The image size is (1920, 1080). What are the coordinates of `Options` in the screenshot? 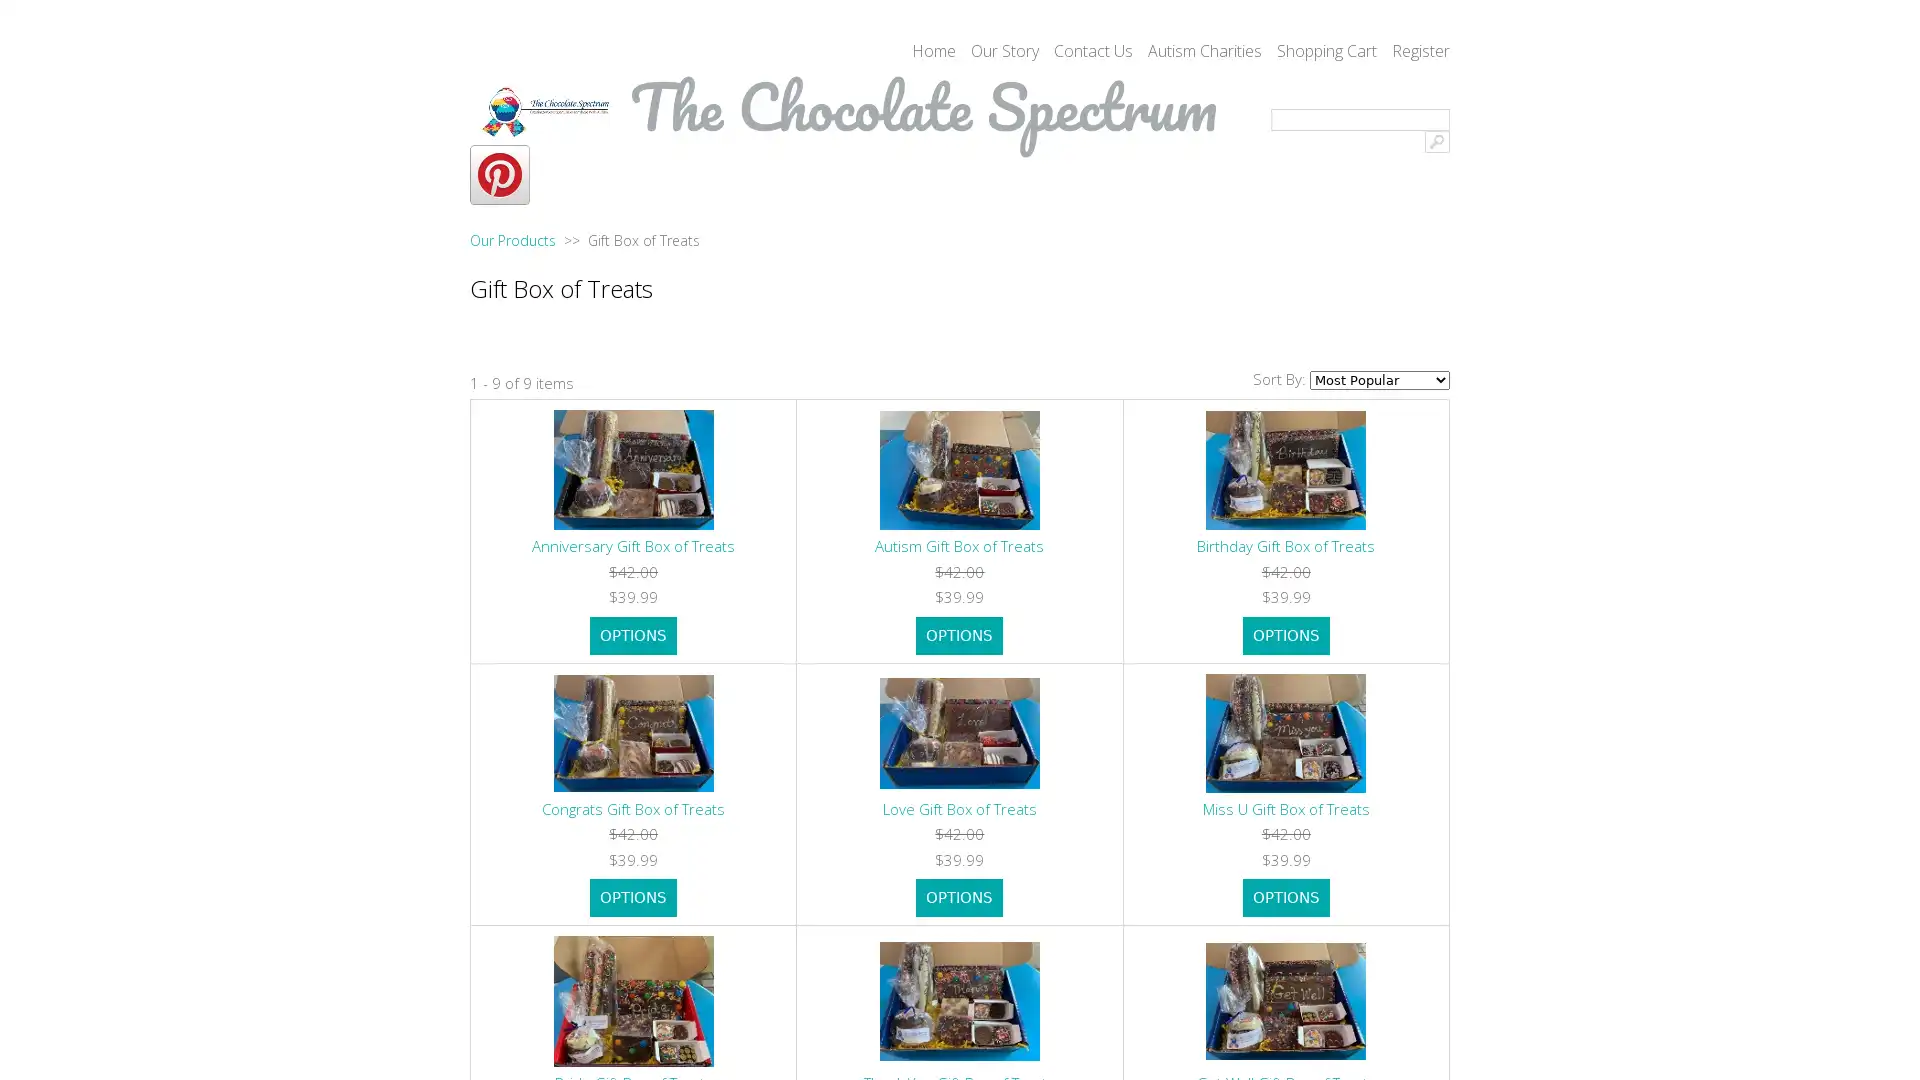 It's located at (632, 897).